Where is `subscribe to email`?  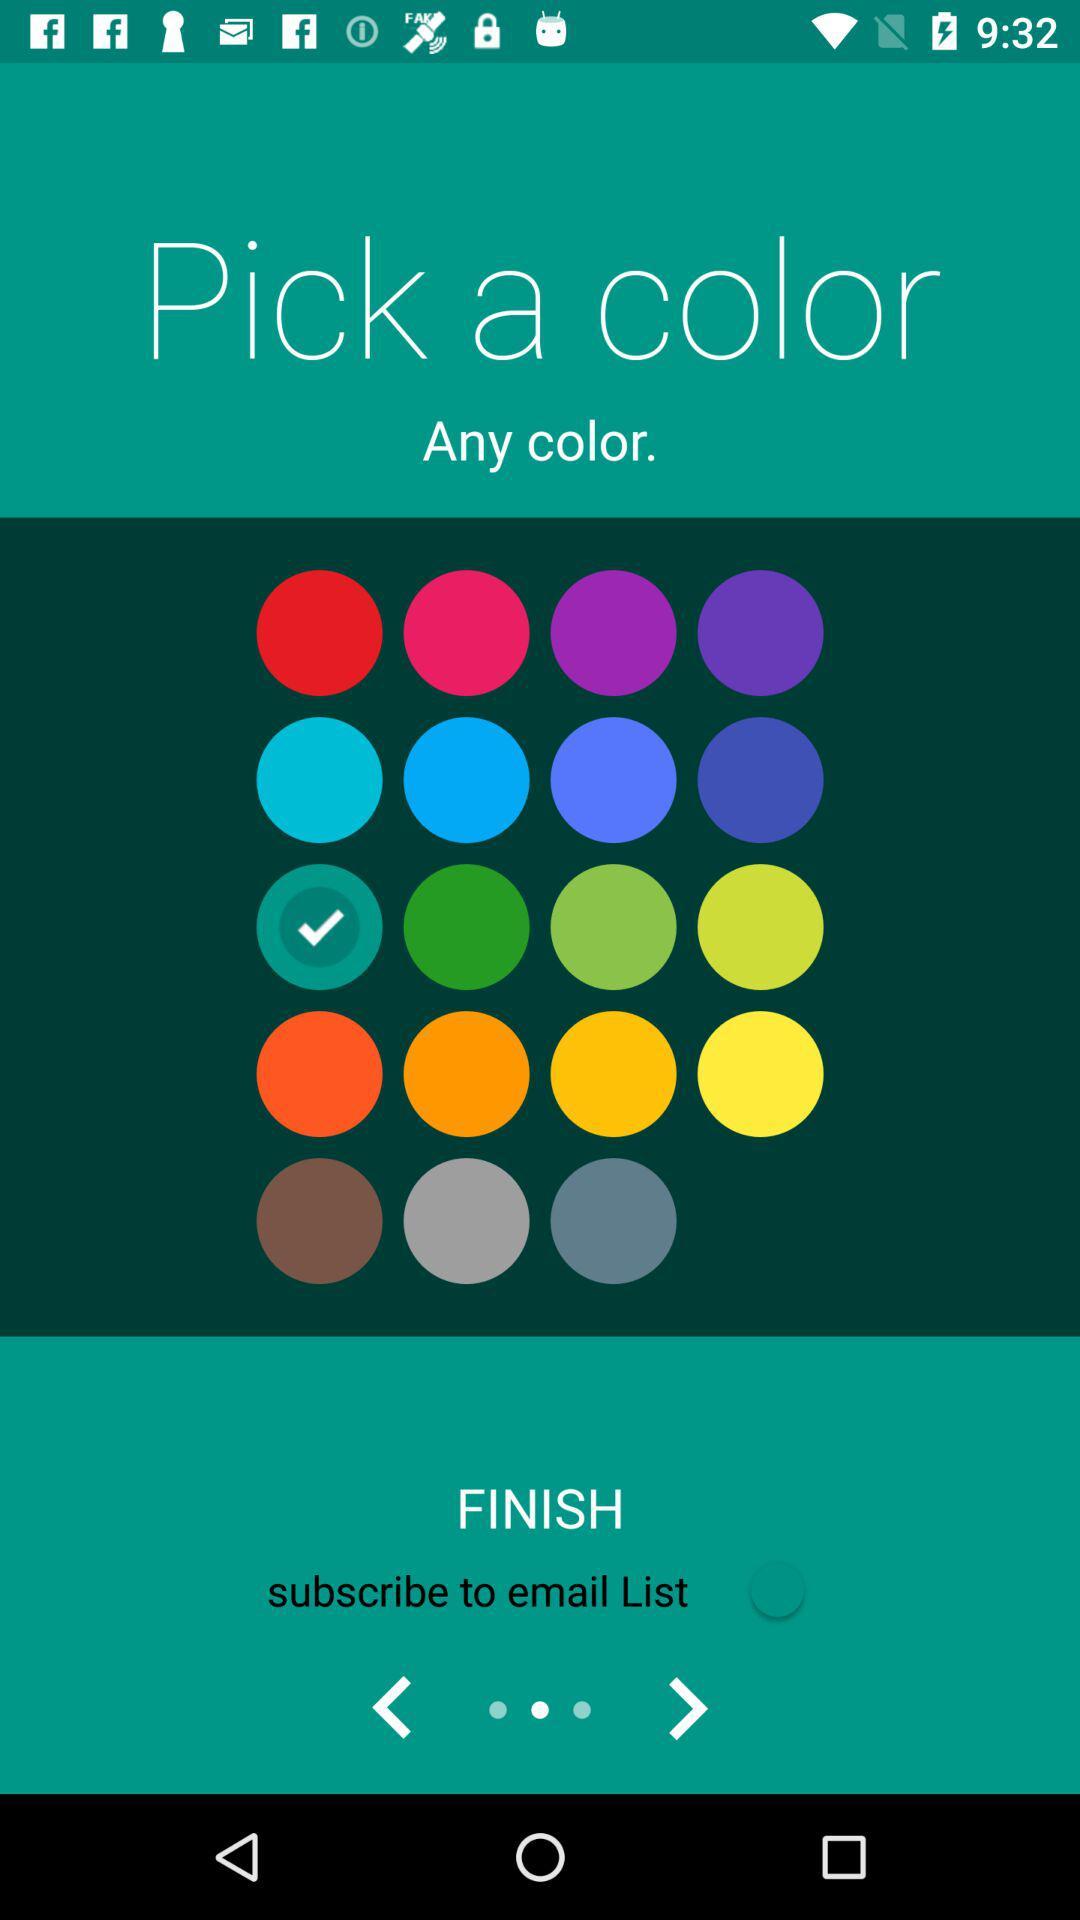 subscribe to email is located at coordinates (540, 1589).